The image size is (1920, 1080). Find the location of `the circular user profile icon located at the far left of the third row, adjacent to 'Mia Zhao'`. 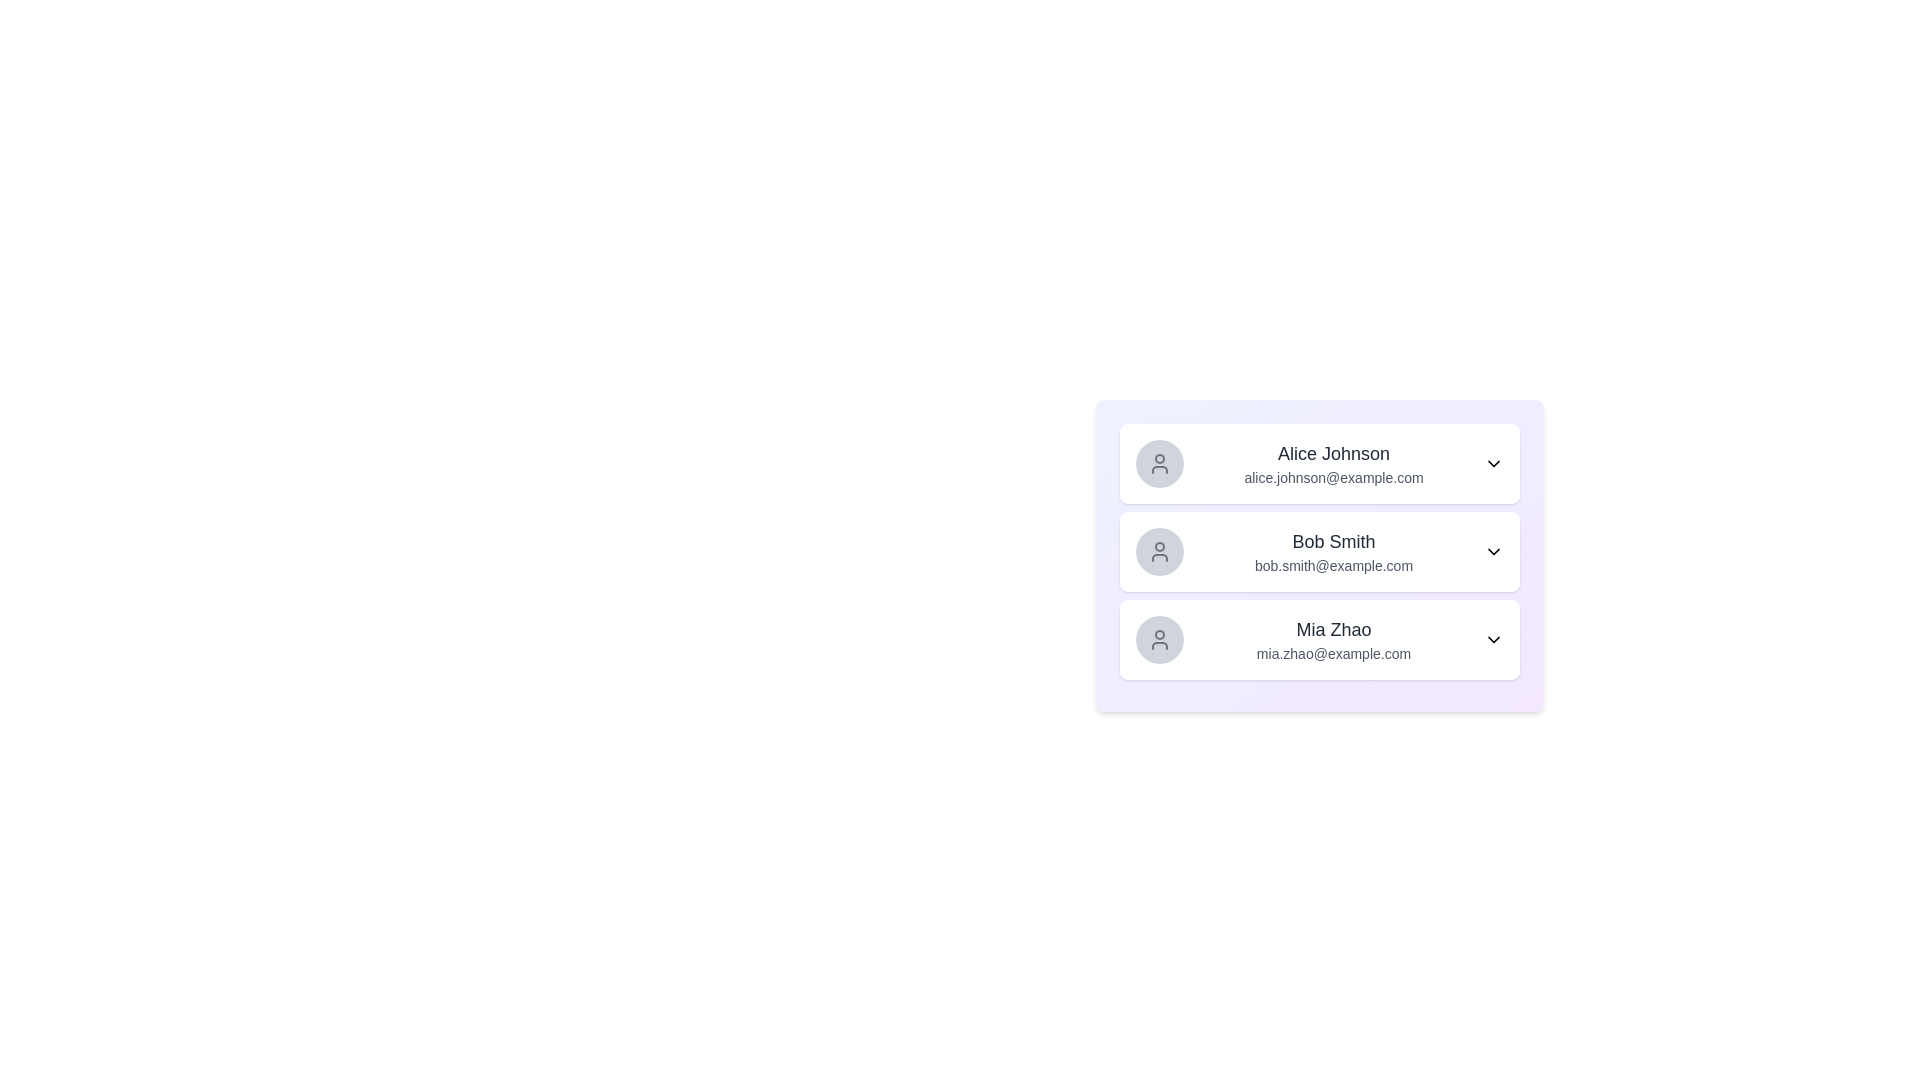

the circular user profile icon located at the far left of the third row, adjacent to 'Mia Zhao' is located at coordinates (1160, 640).